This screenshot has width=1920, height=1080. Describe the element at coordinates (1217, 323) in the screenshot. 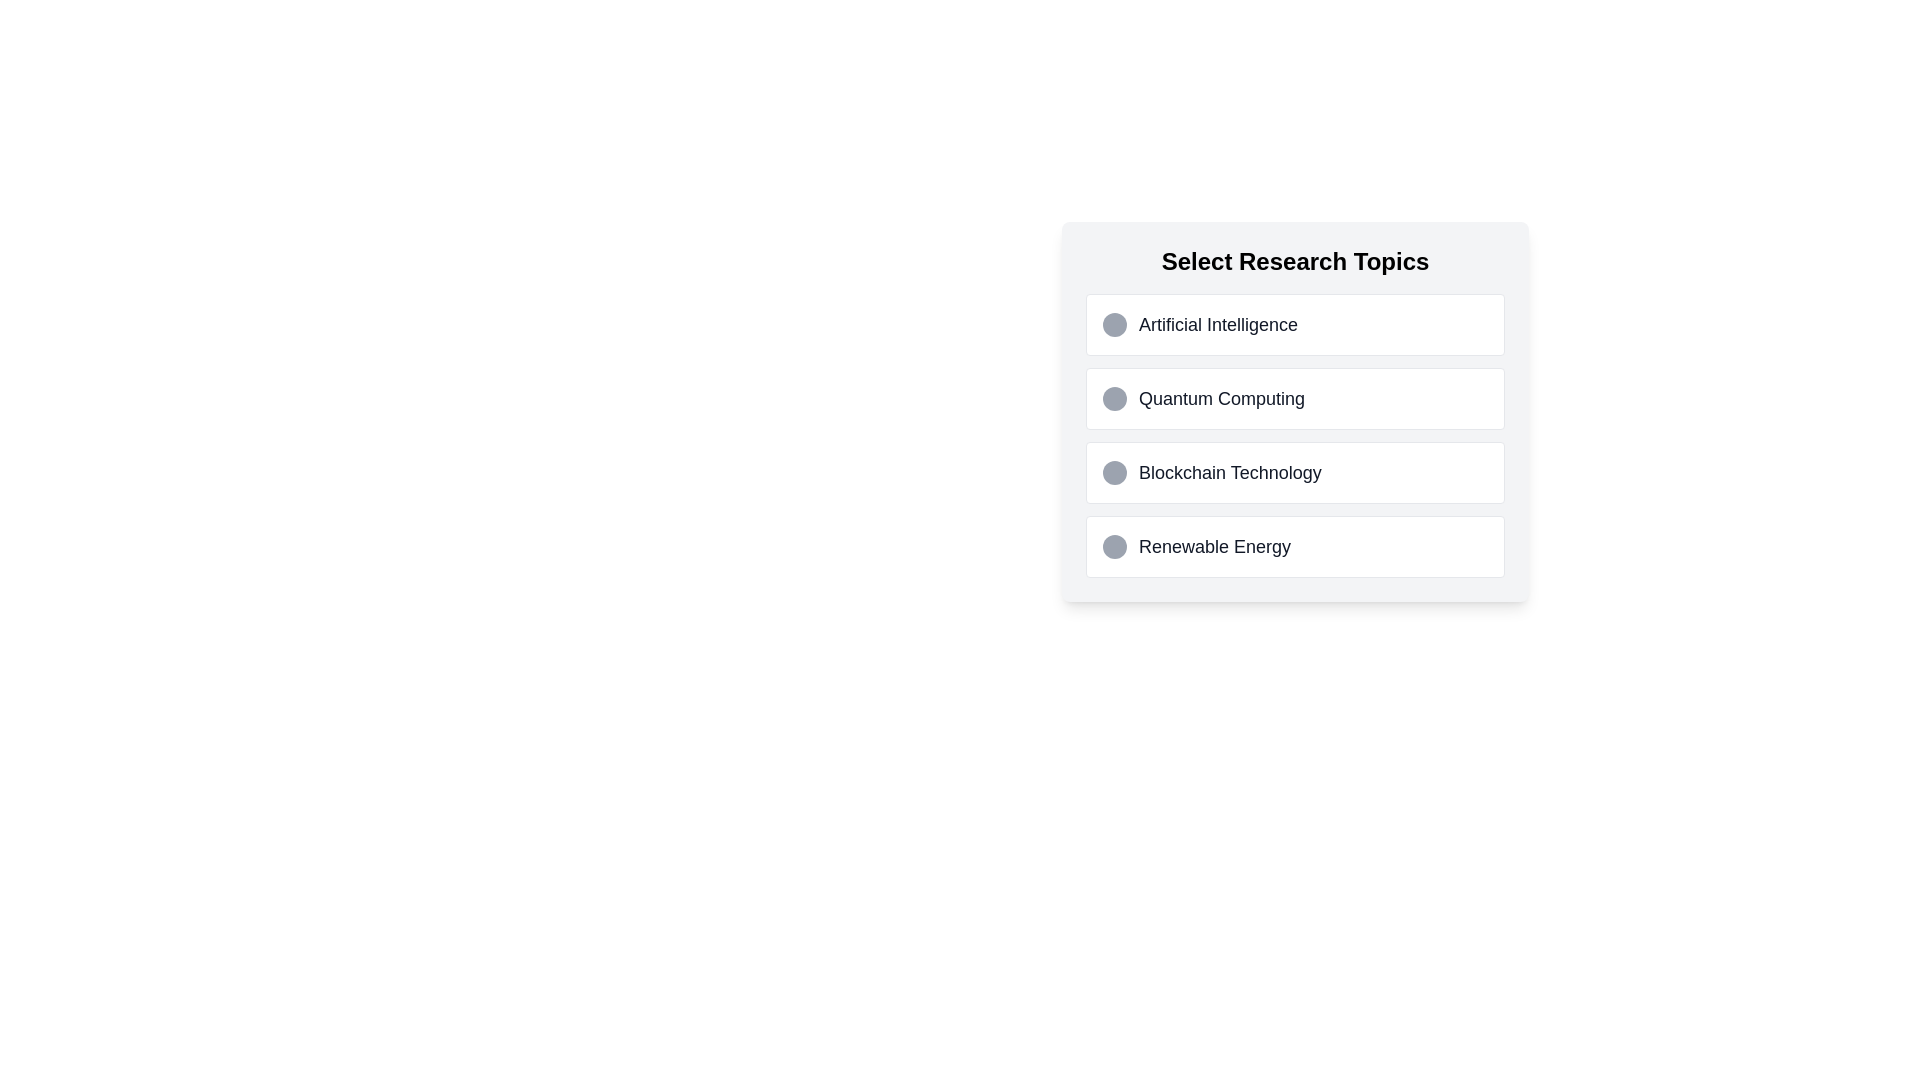

I see `the text label for the selectable research topic located to the right of the circular icon in the selection box for 'Select Research Topics'` at that location.